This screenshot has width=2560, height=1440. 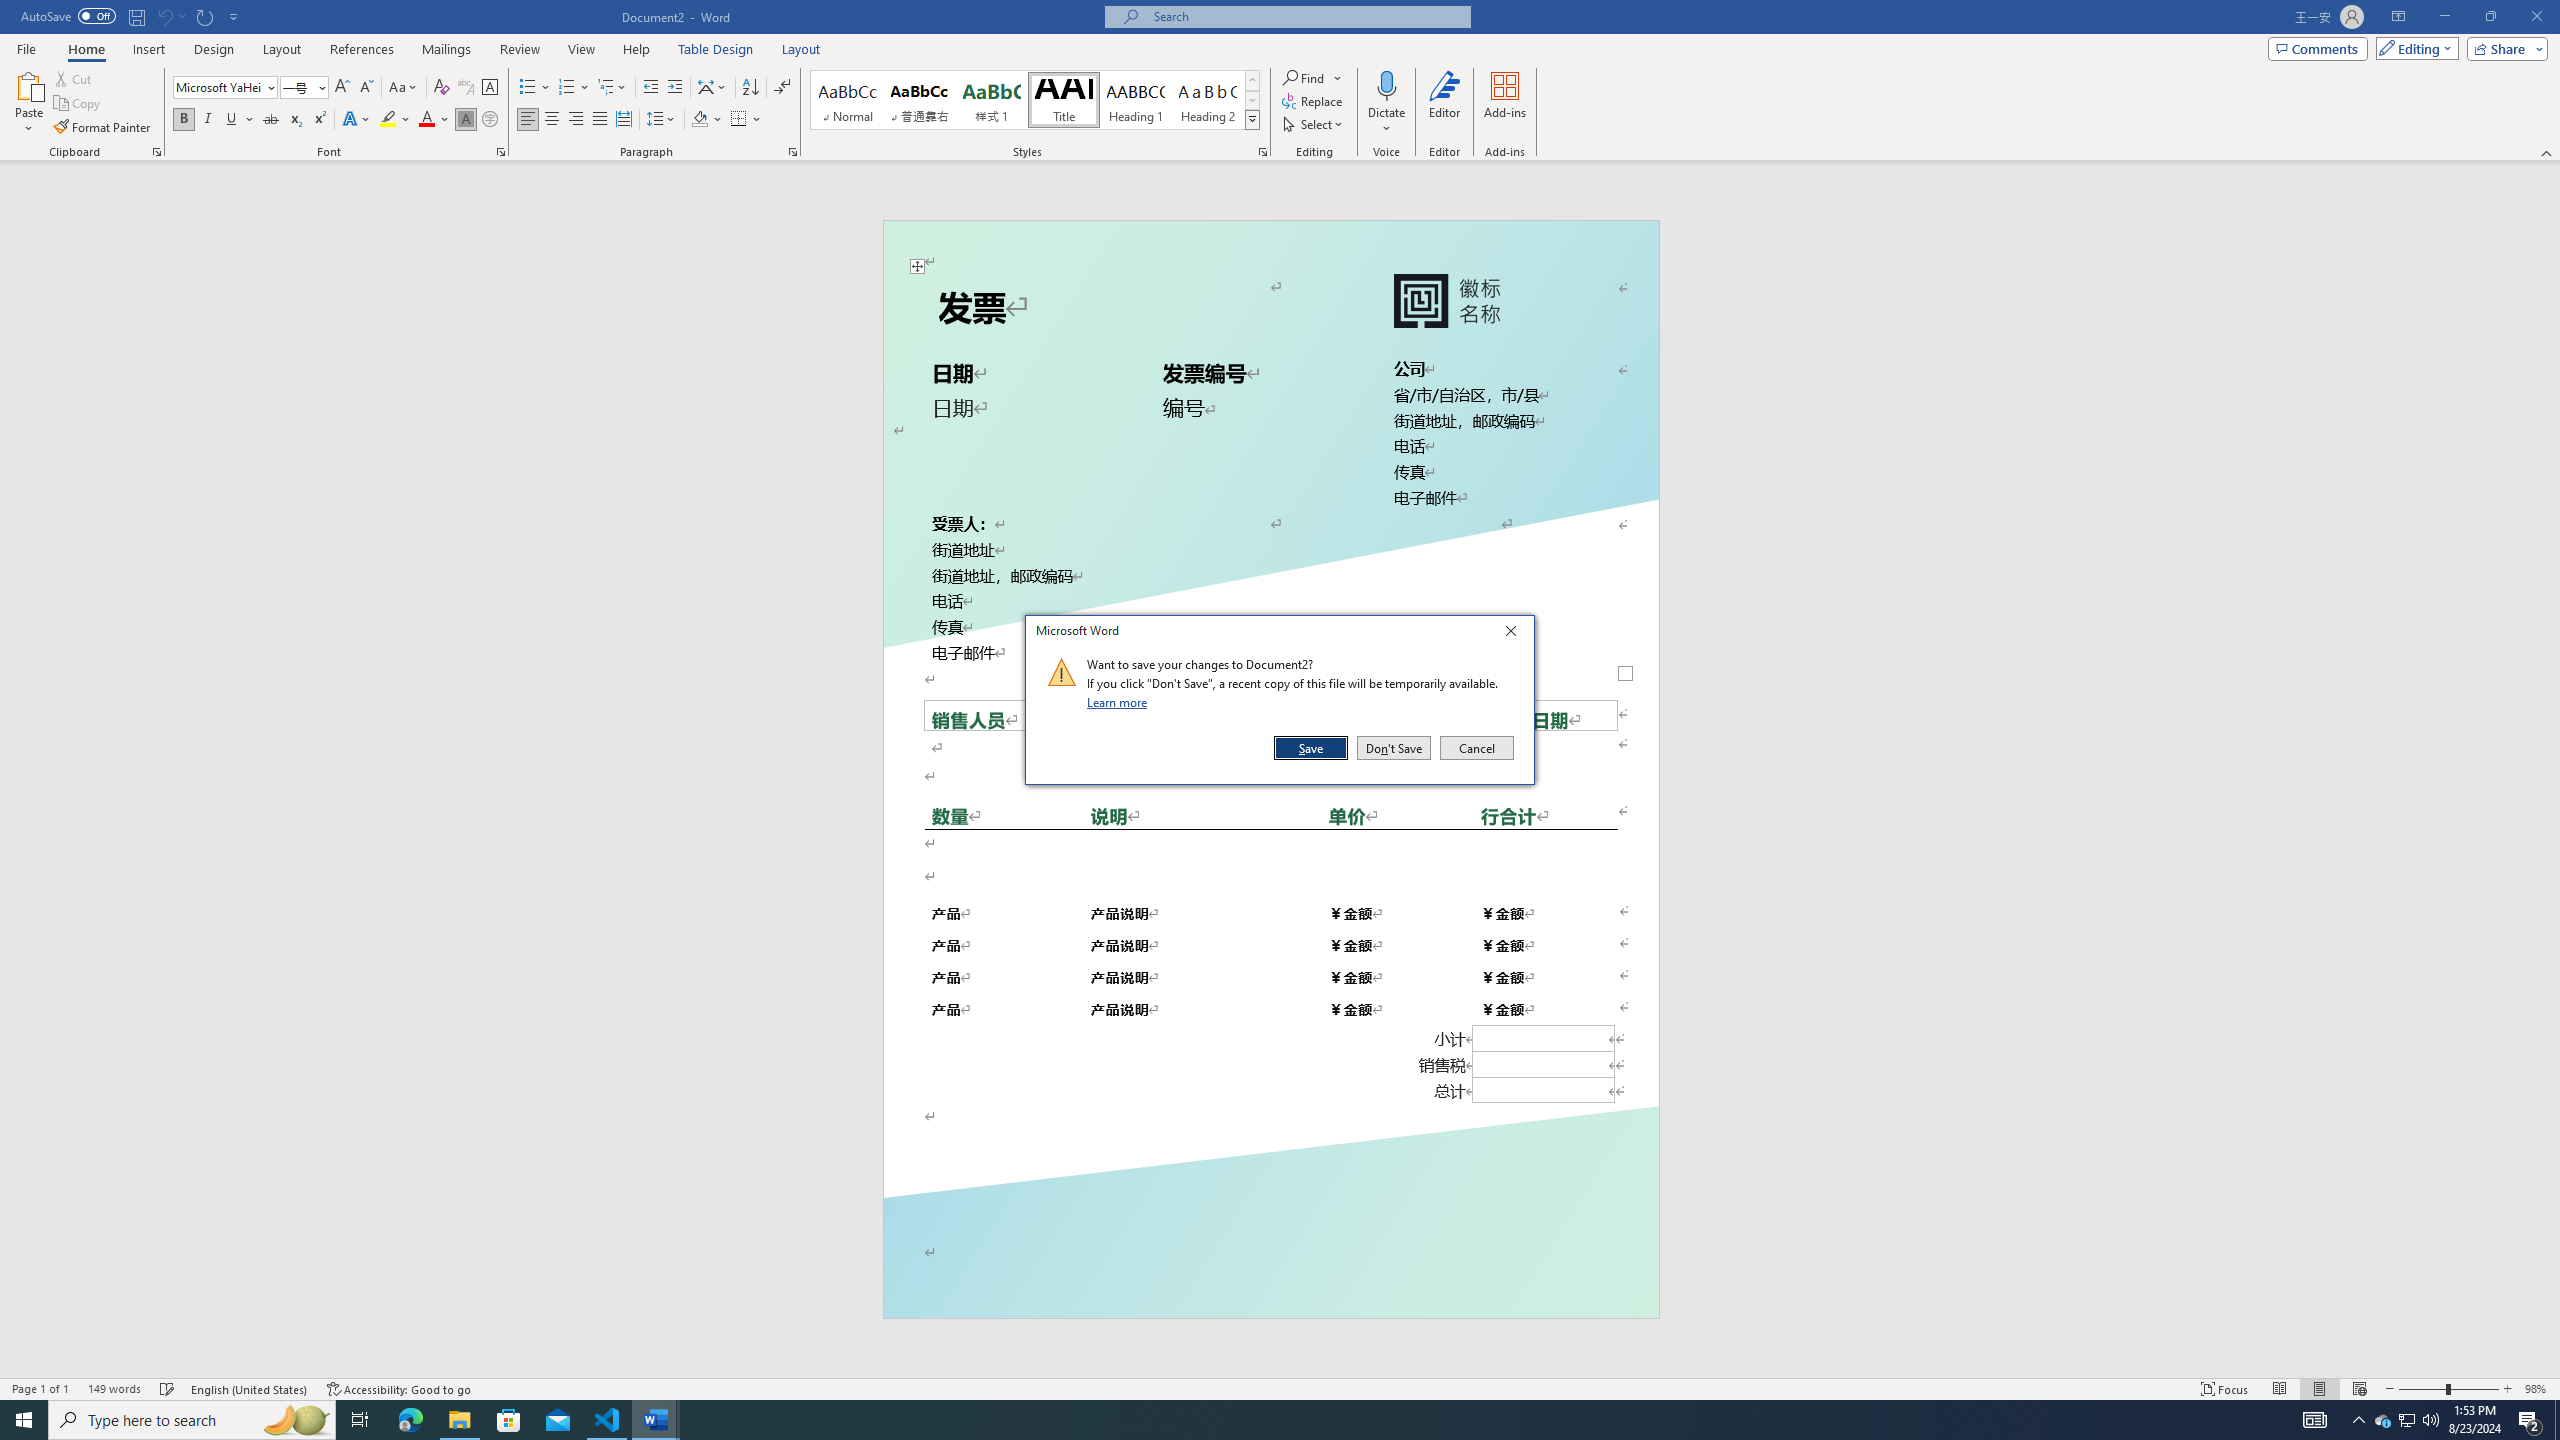 What do you see at coordinates (2413, 47) in the screenshot?
I see `'Mode'` at bounding box center [2413, 47].